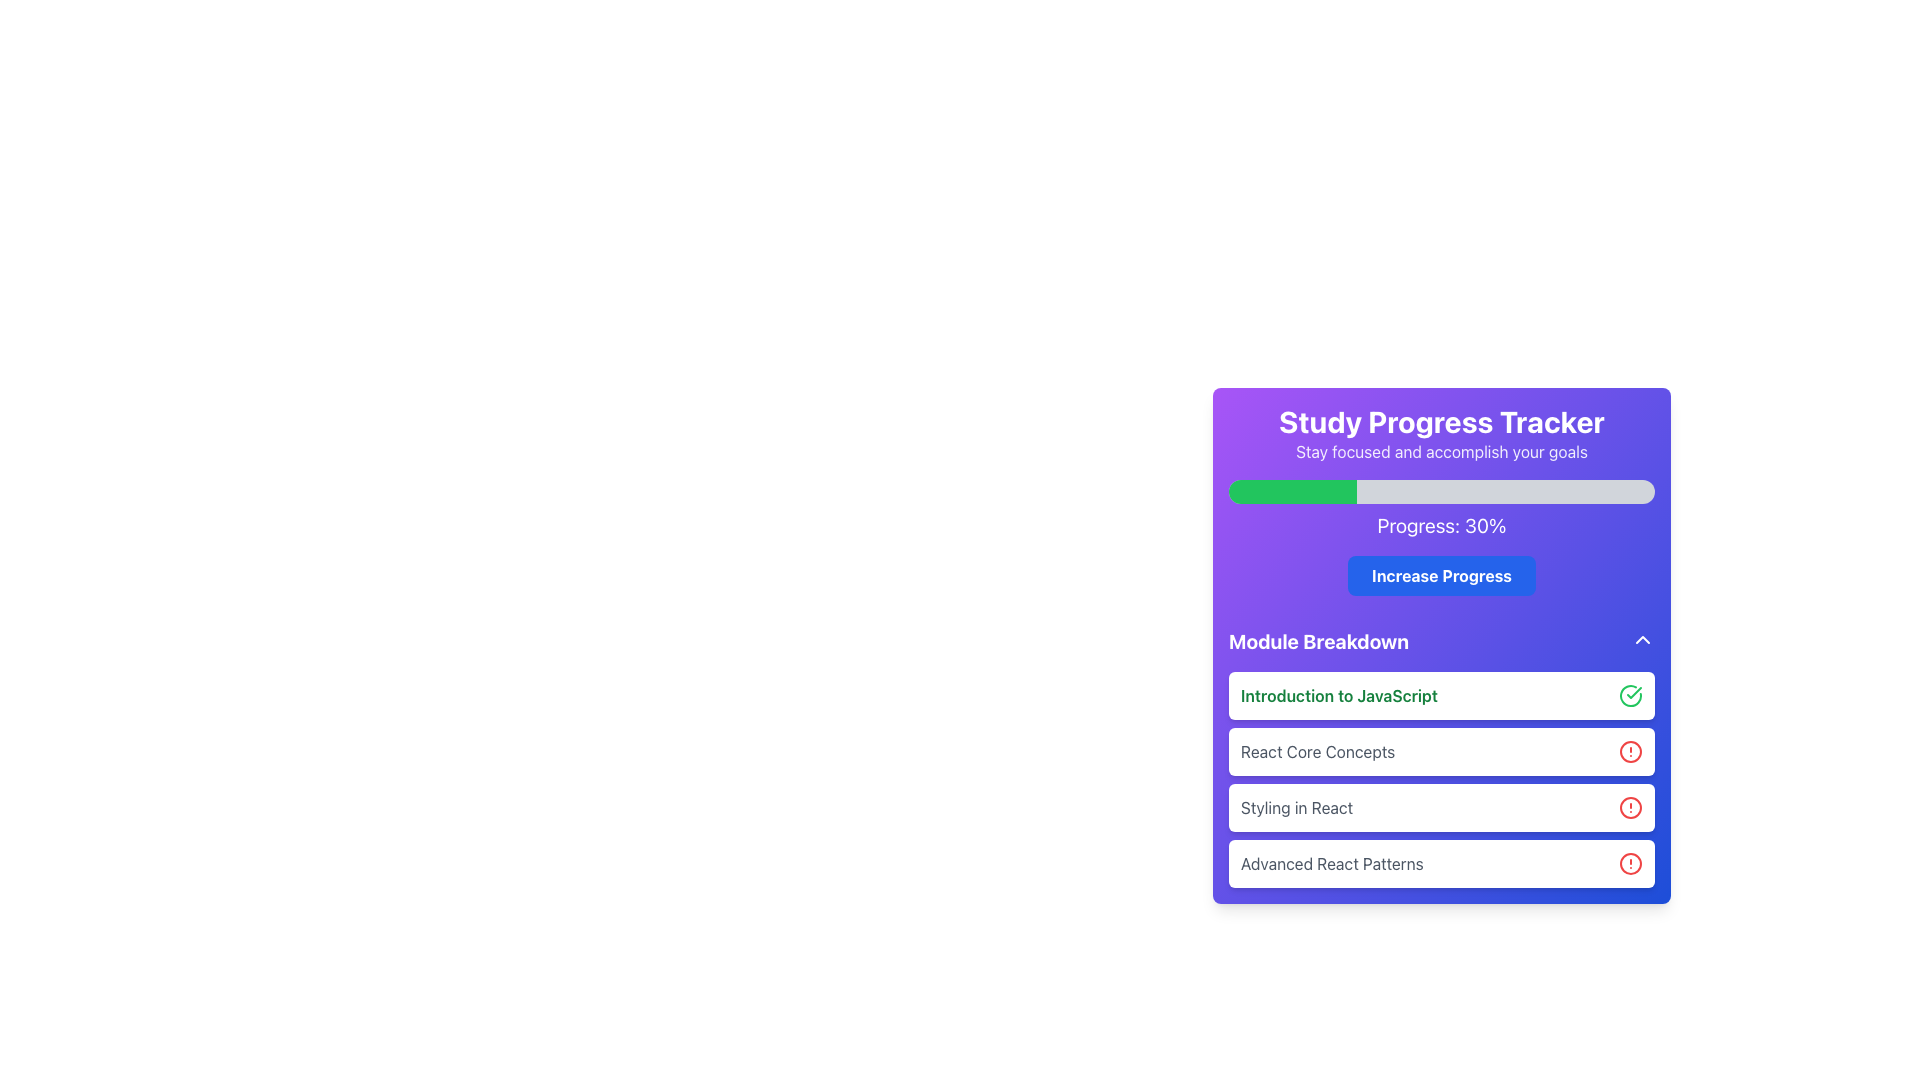 The height and width of the screenshot is (1080, 1920). I want to click on the fourth list item in the 'Module Breakdown' section, which displays 'Advanced React Patterns' and has a red circular alert icon on the right, so click(1441, 863).